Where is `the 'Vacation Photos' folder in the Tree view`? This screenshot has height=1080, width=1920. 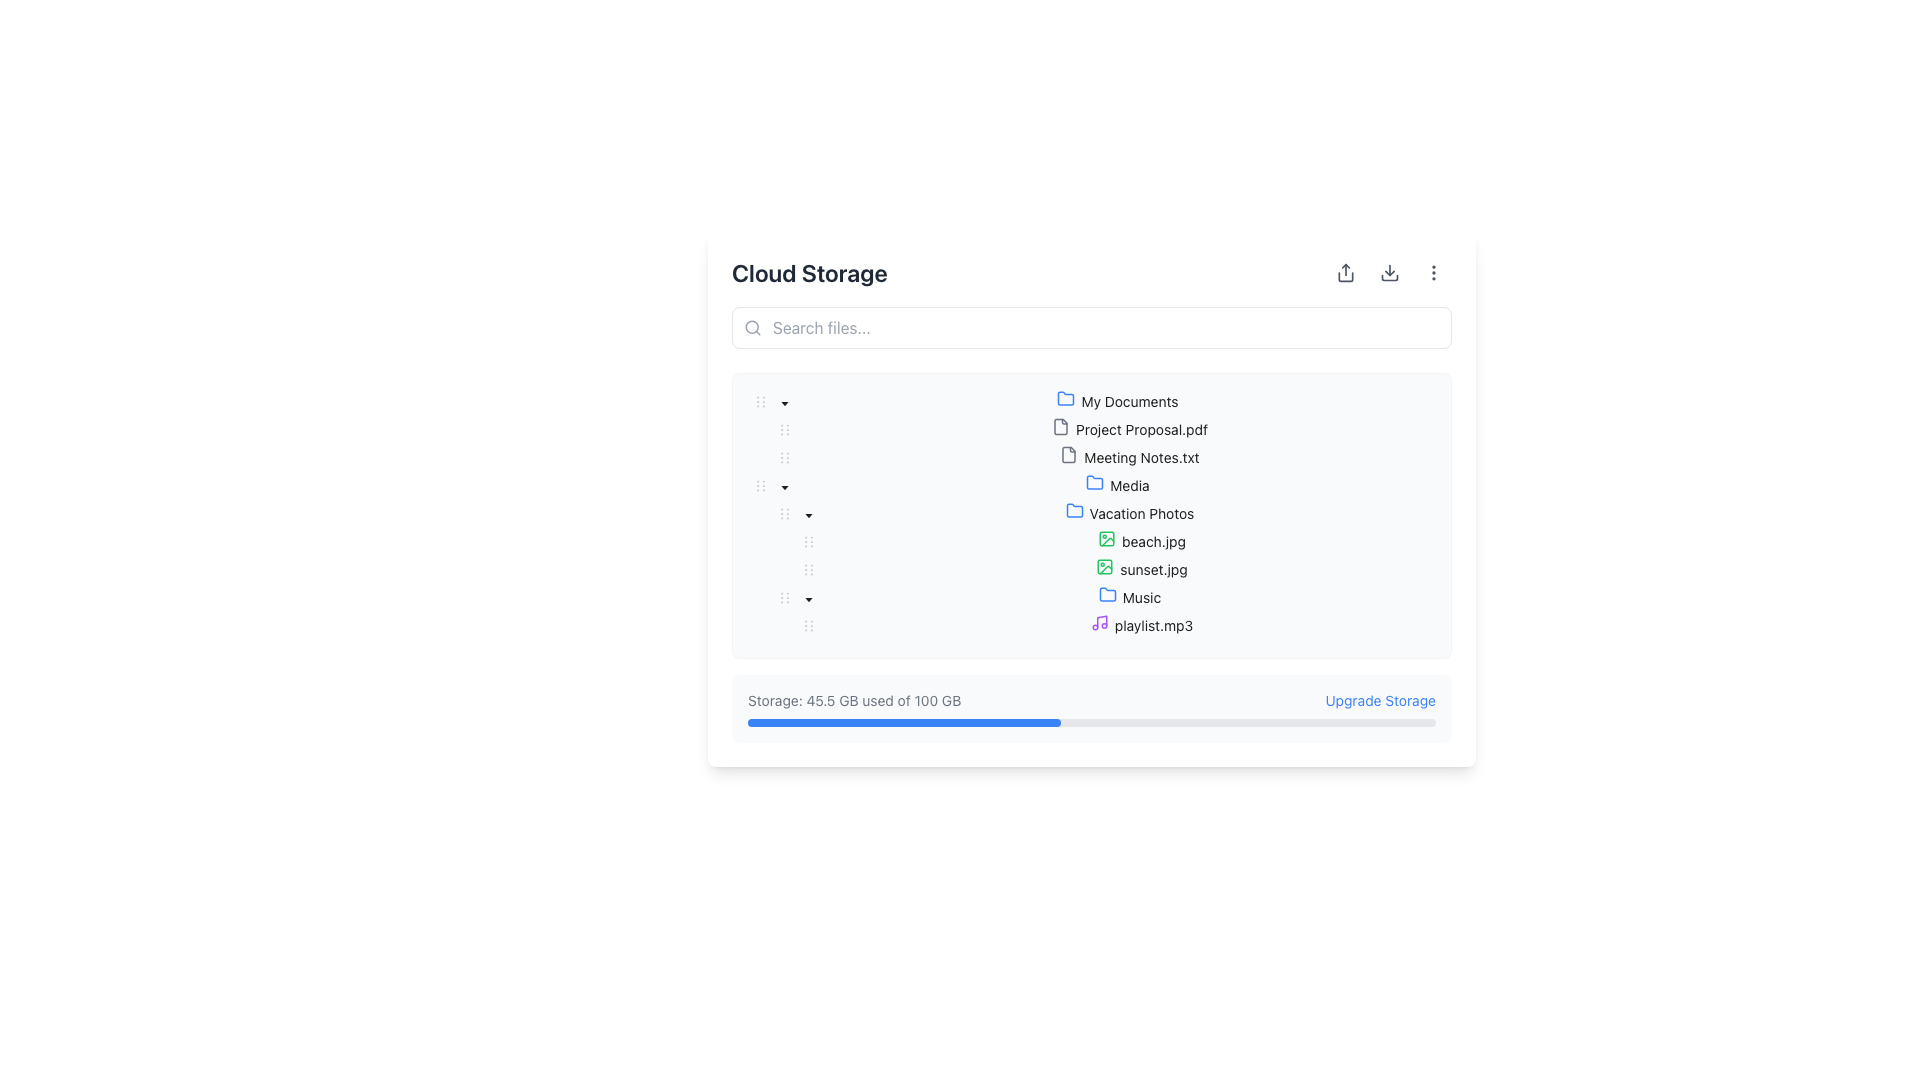 the 'Vacation Photos' folder in the Tree view is located at coordinates (1129, 512).